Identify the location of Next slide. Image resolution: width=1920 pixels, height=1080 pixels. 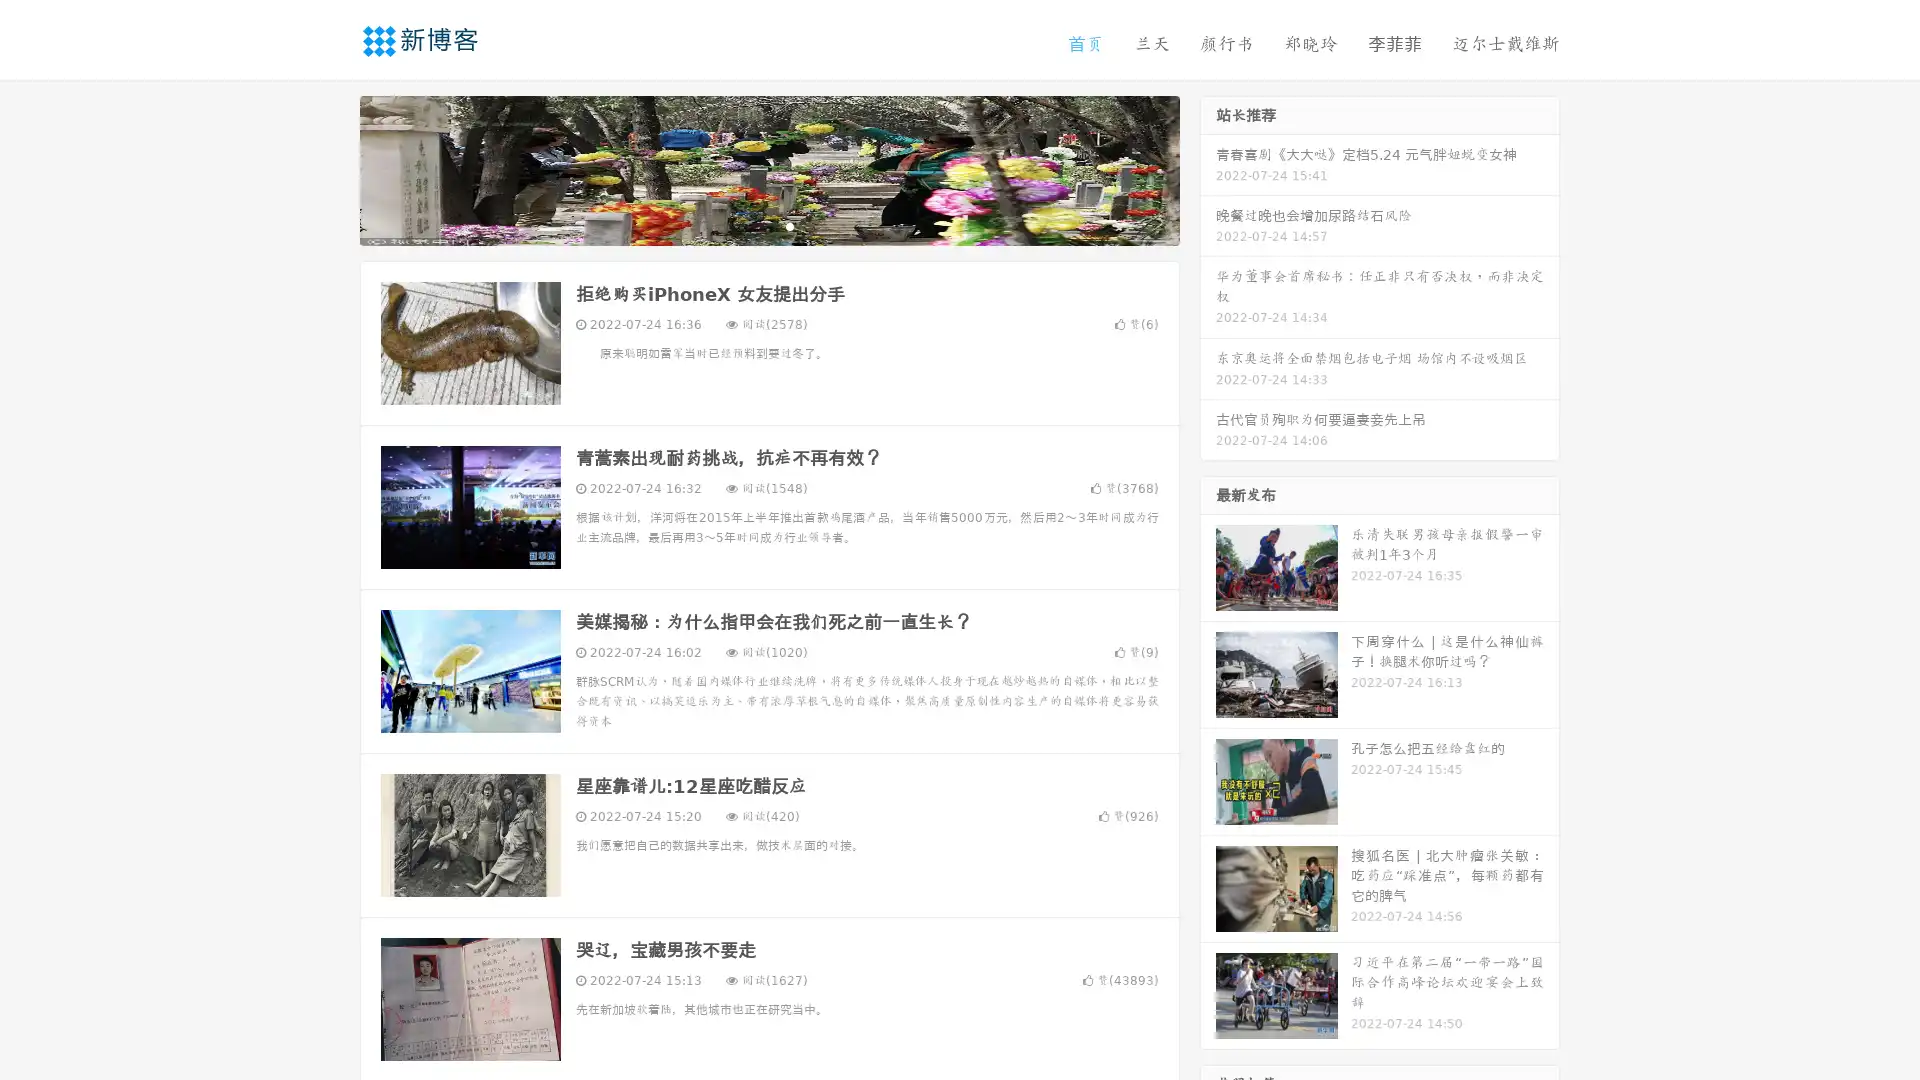
(1208, 168).